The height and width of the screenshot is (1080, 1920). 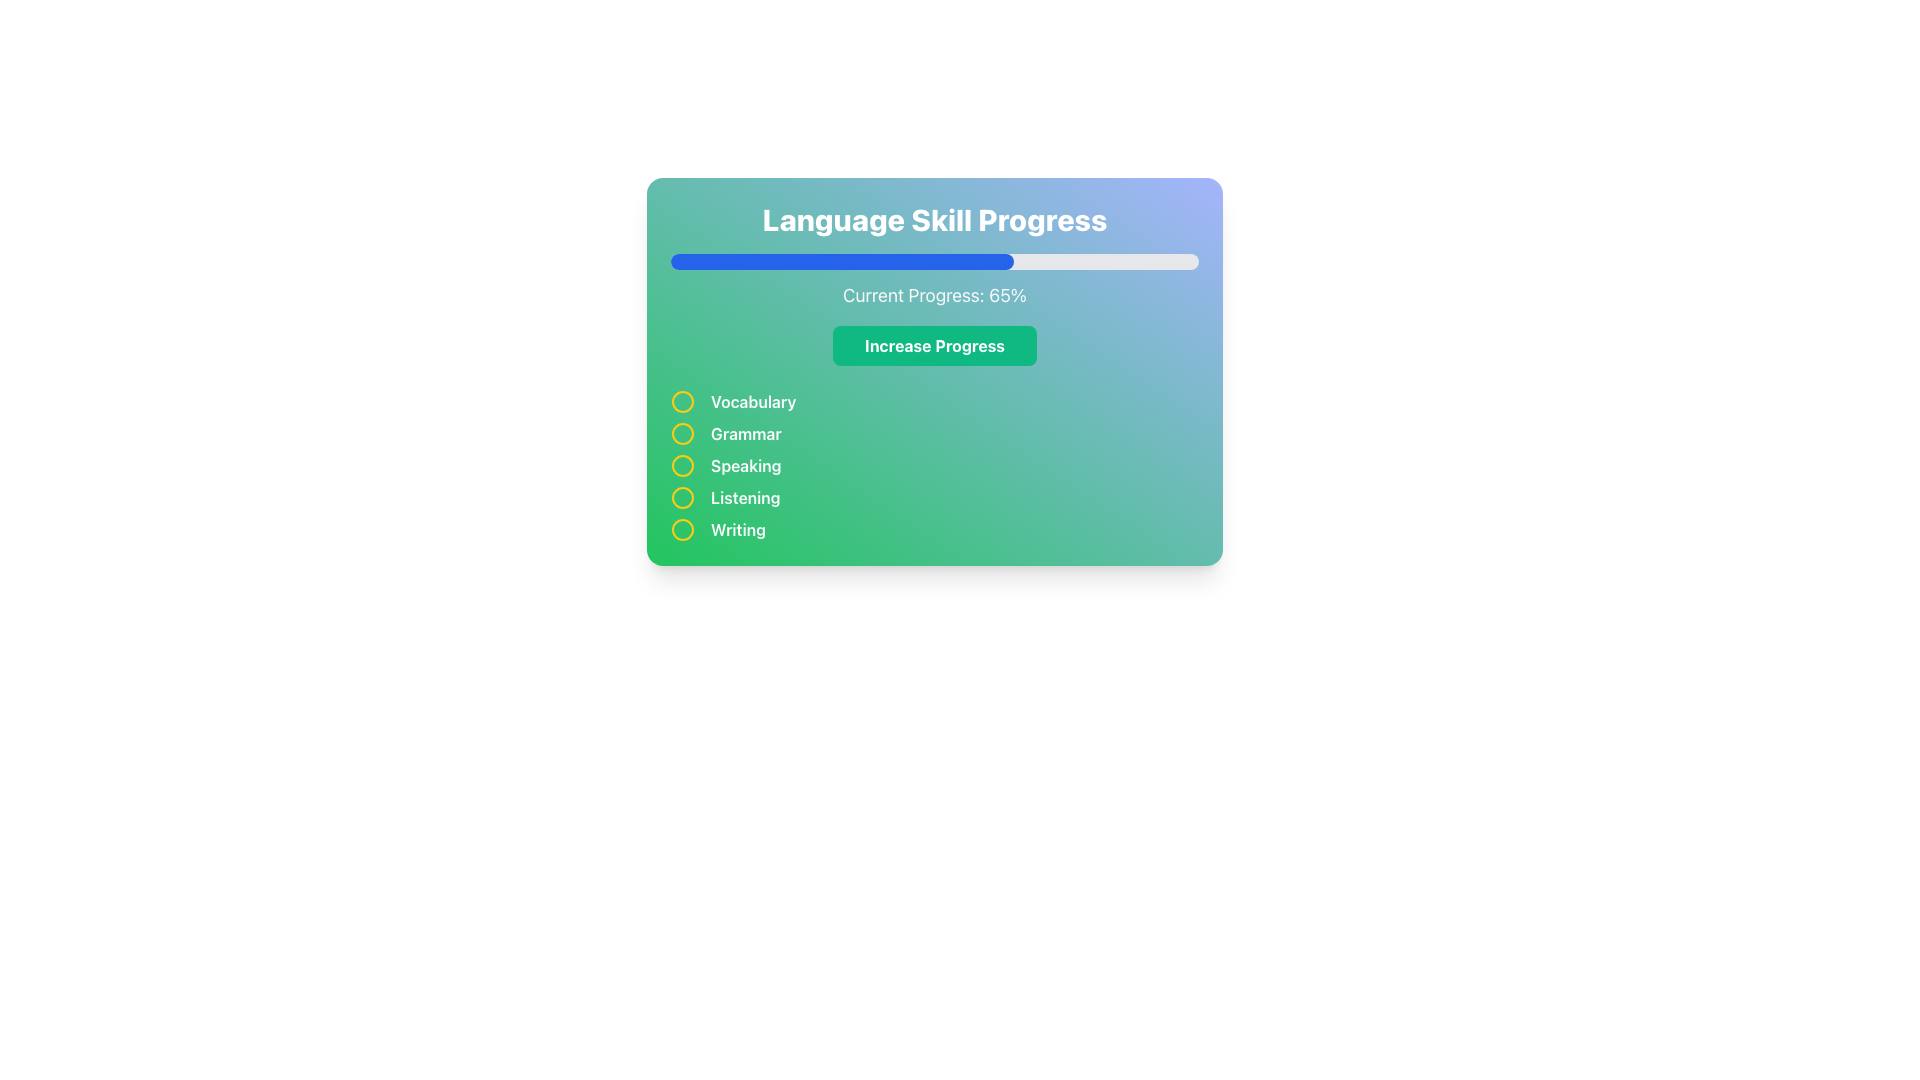 What do you see at coordinates (934, 345) in the screenshot?
I see `the green button with the bold white text 'Increase Progress' that is located directly underneath the 'Current Progress: 65%' text` at bounding box center [934, 345].